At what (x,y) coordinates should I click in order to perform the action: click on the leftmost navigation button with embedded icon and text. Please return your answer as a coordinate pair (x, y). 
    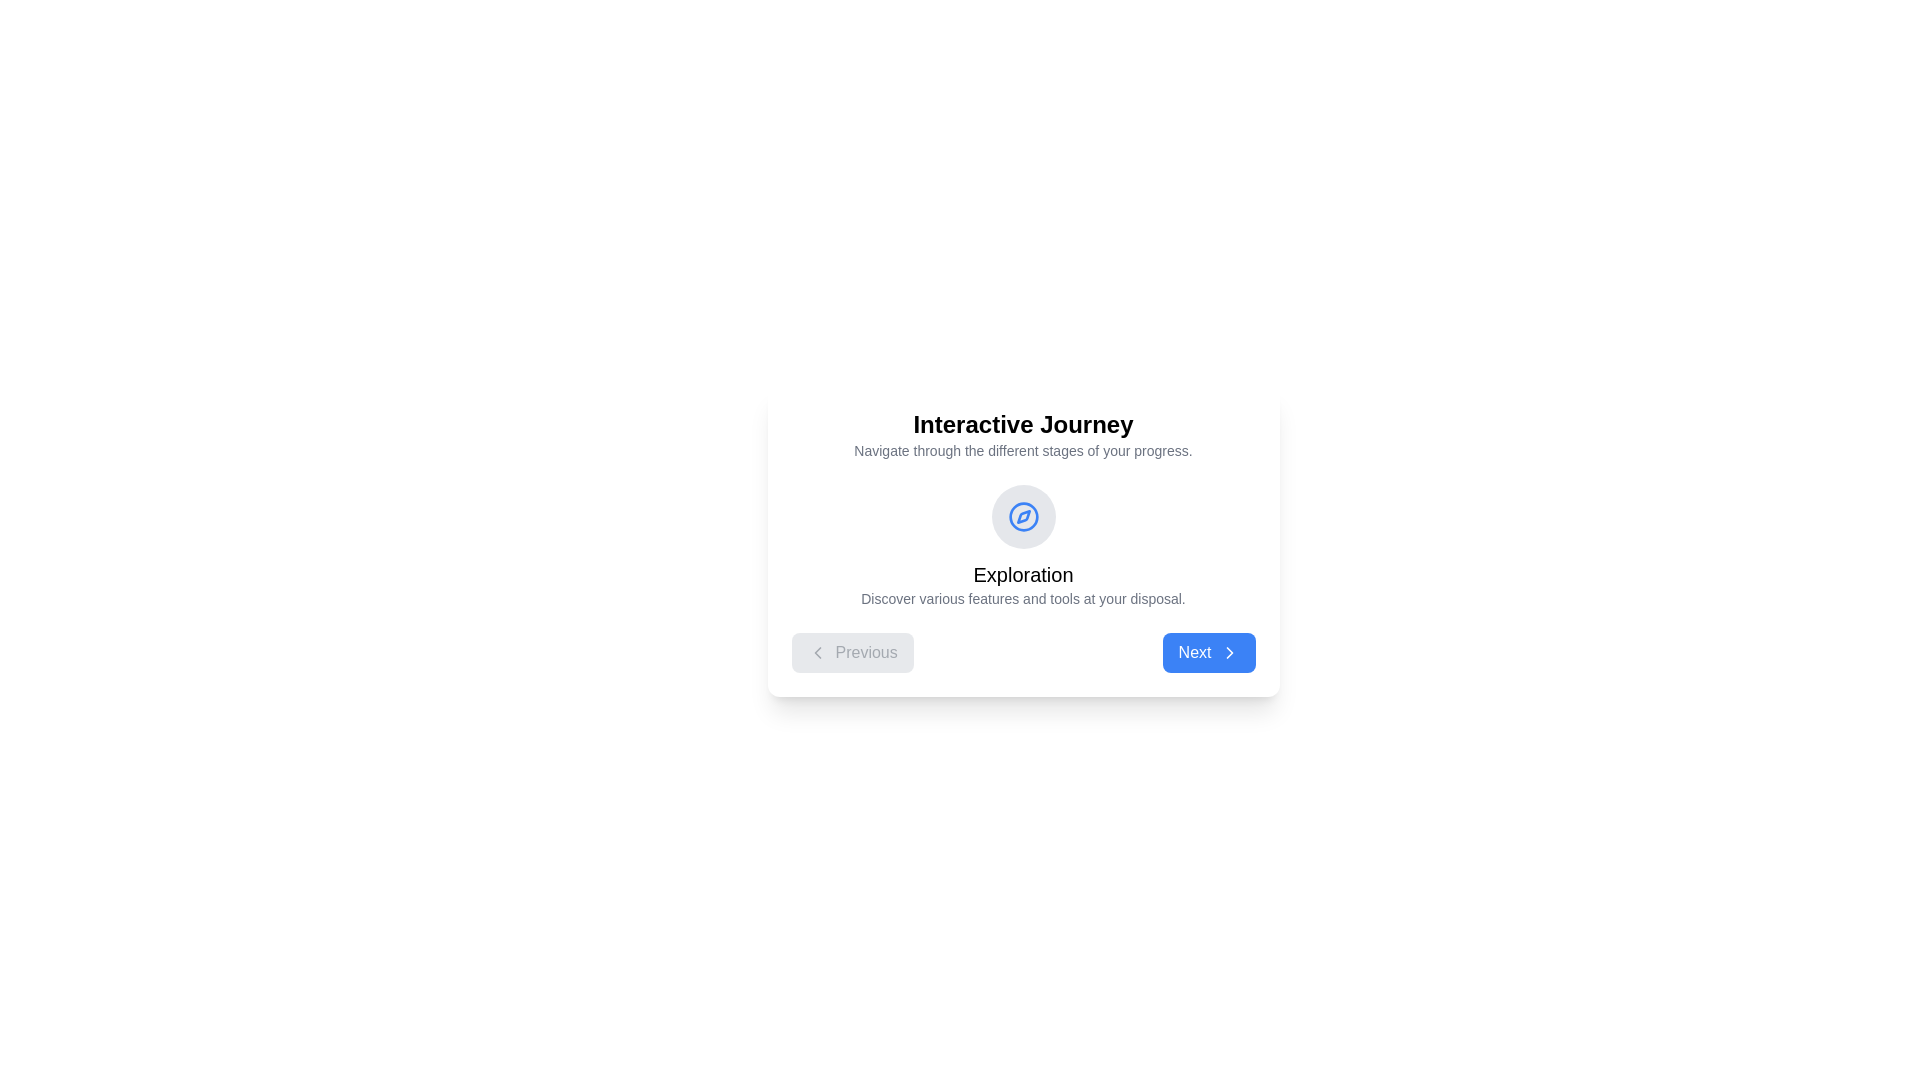
    Looking at the image, I should click on (852, 652).